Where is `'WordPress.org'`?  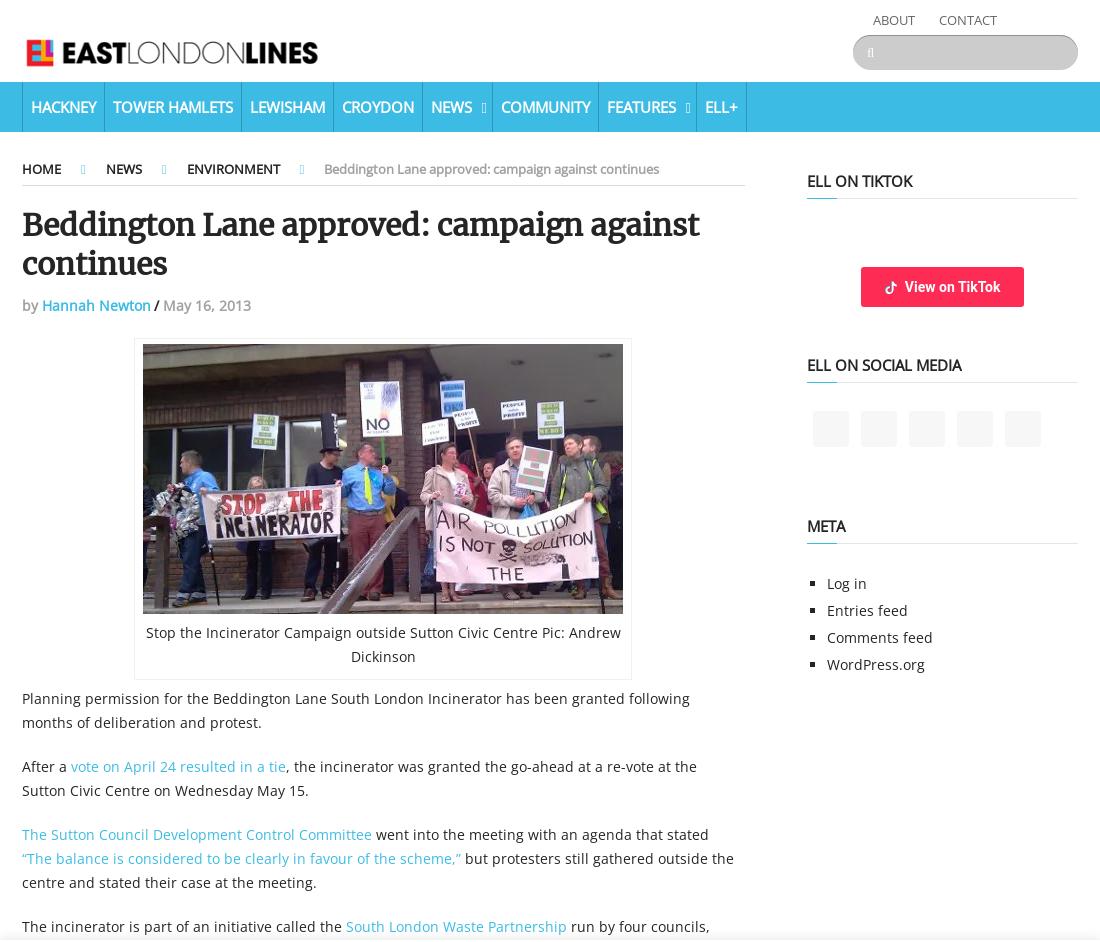 'WordPress.org' is located at coordinates (875, 664).